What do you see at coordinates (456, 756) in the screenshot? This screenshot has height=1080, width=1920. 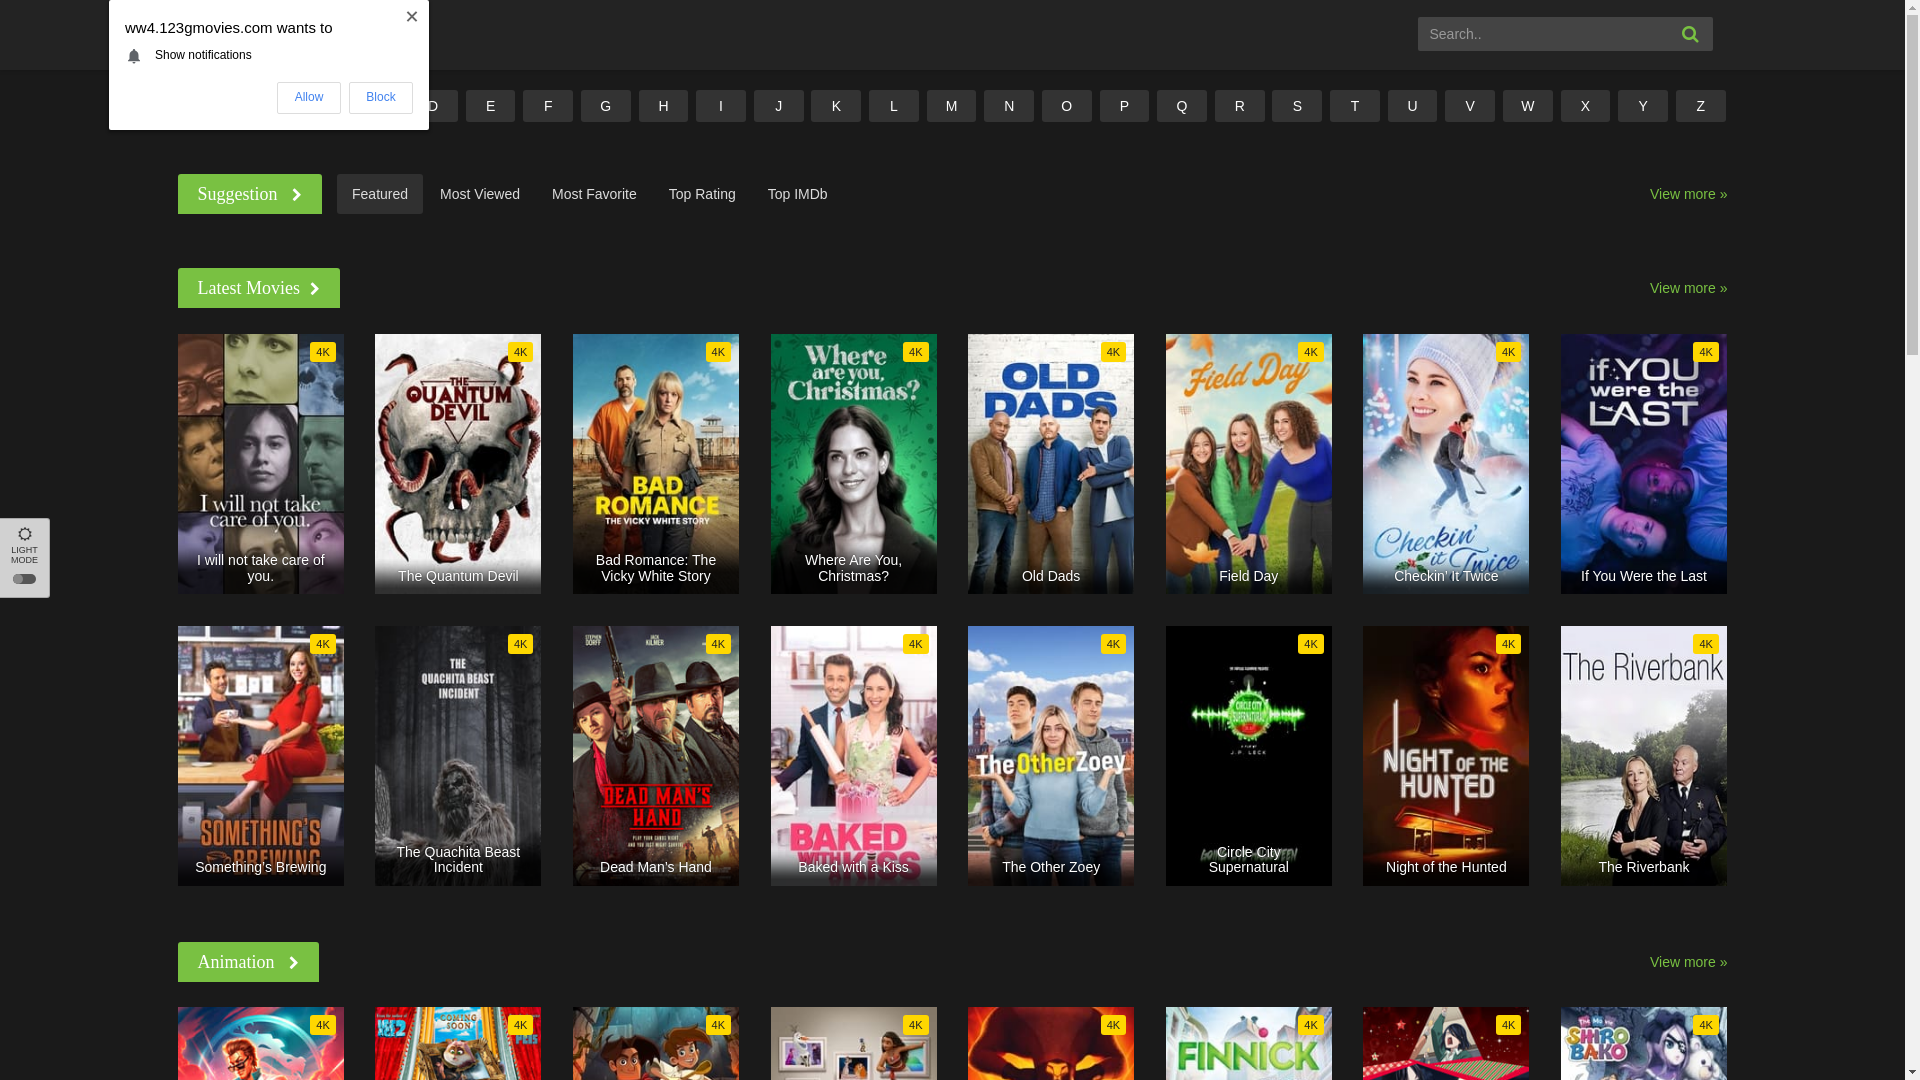 I see `'4K` at bounding box center [456, 756].